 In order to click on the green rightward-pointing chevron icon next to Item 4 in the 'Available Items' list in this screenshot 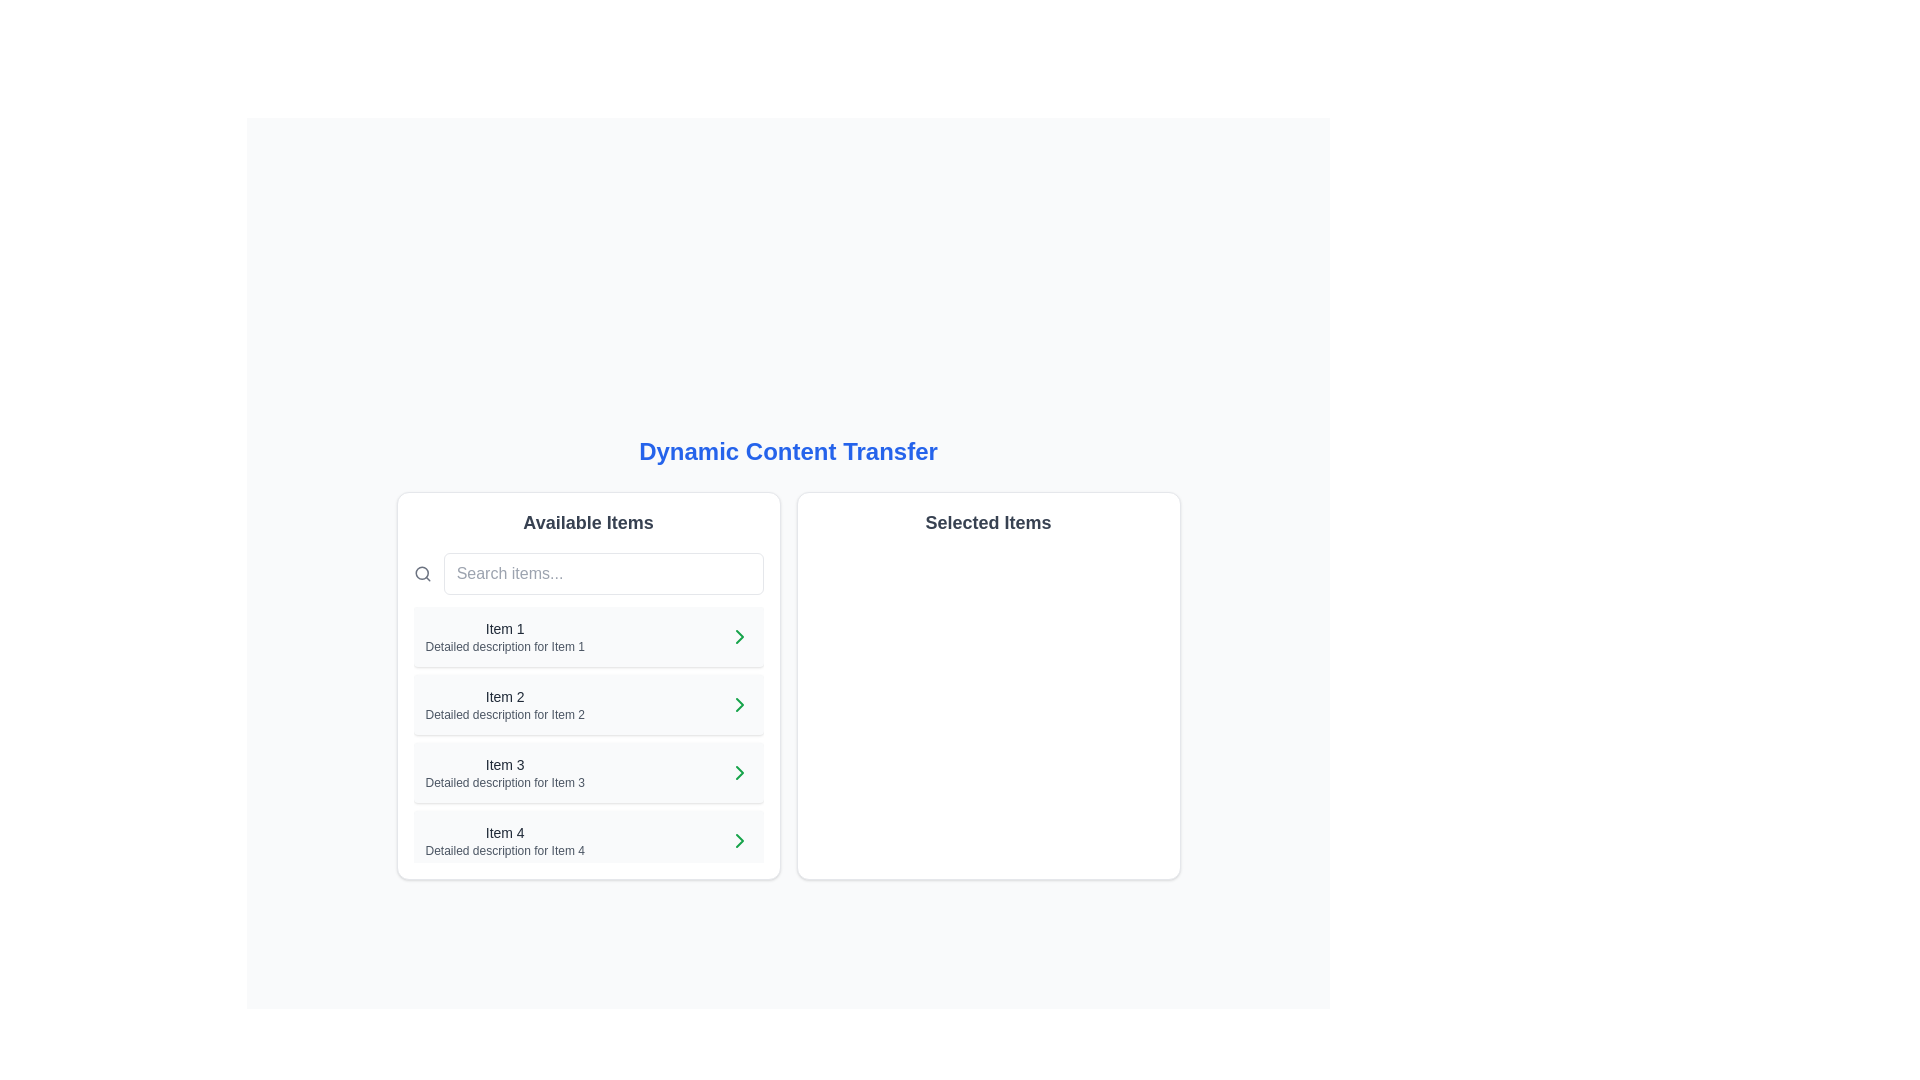, I will do `click(738, 840)`.